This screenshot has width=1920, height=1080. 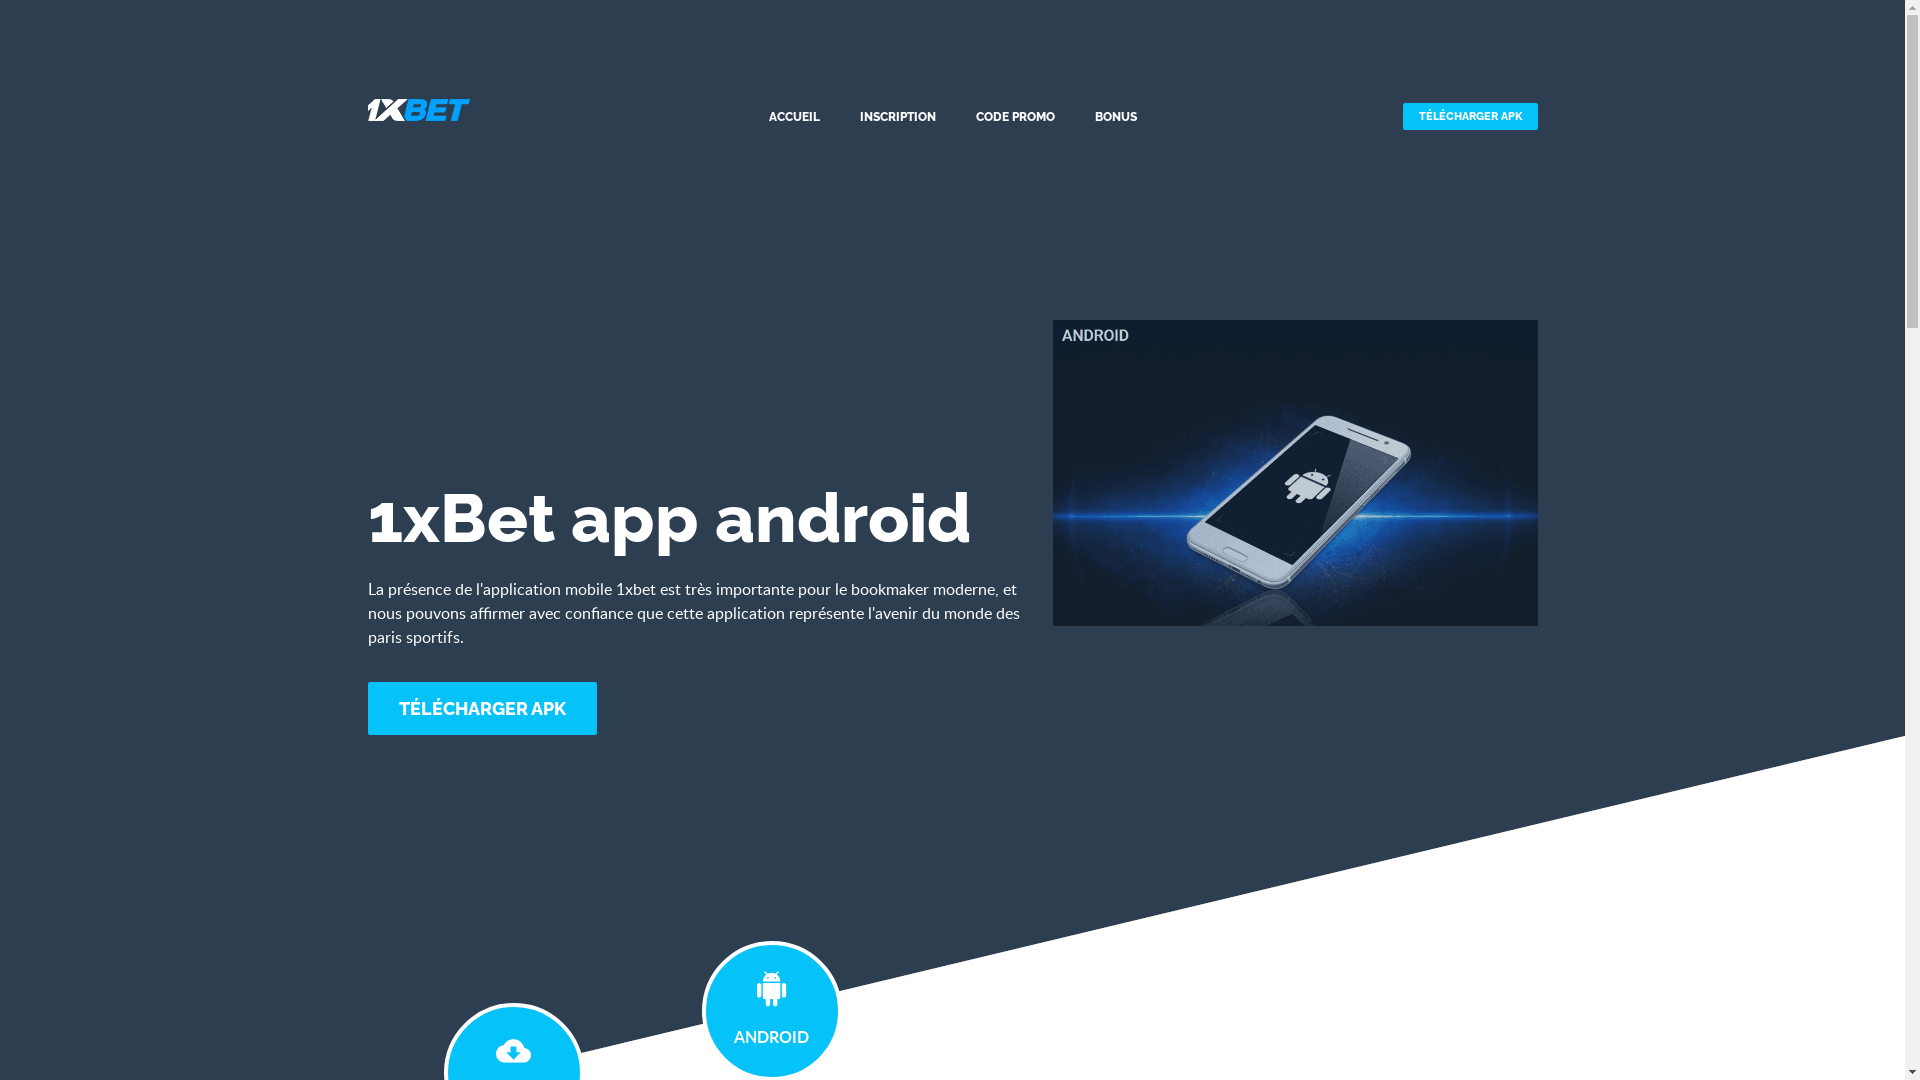 What do you see at coordinates (1014, 116) in the screenshot?
I see `'CODE PROMO'` at bounding box center [1014, 116].